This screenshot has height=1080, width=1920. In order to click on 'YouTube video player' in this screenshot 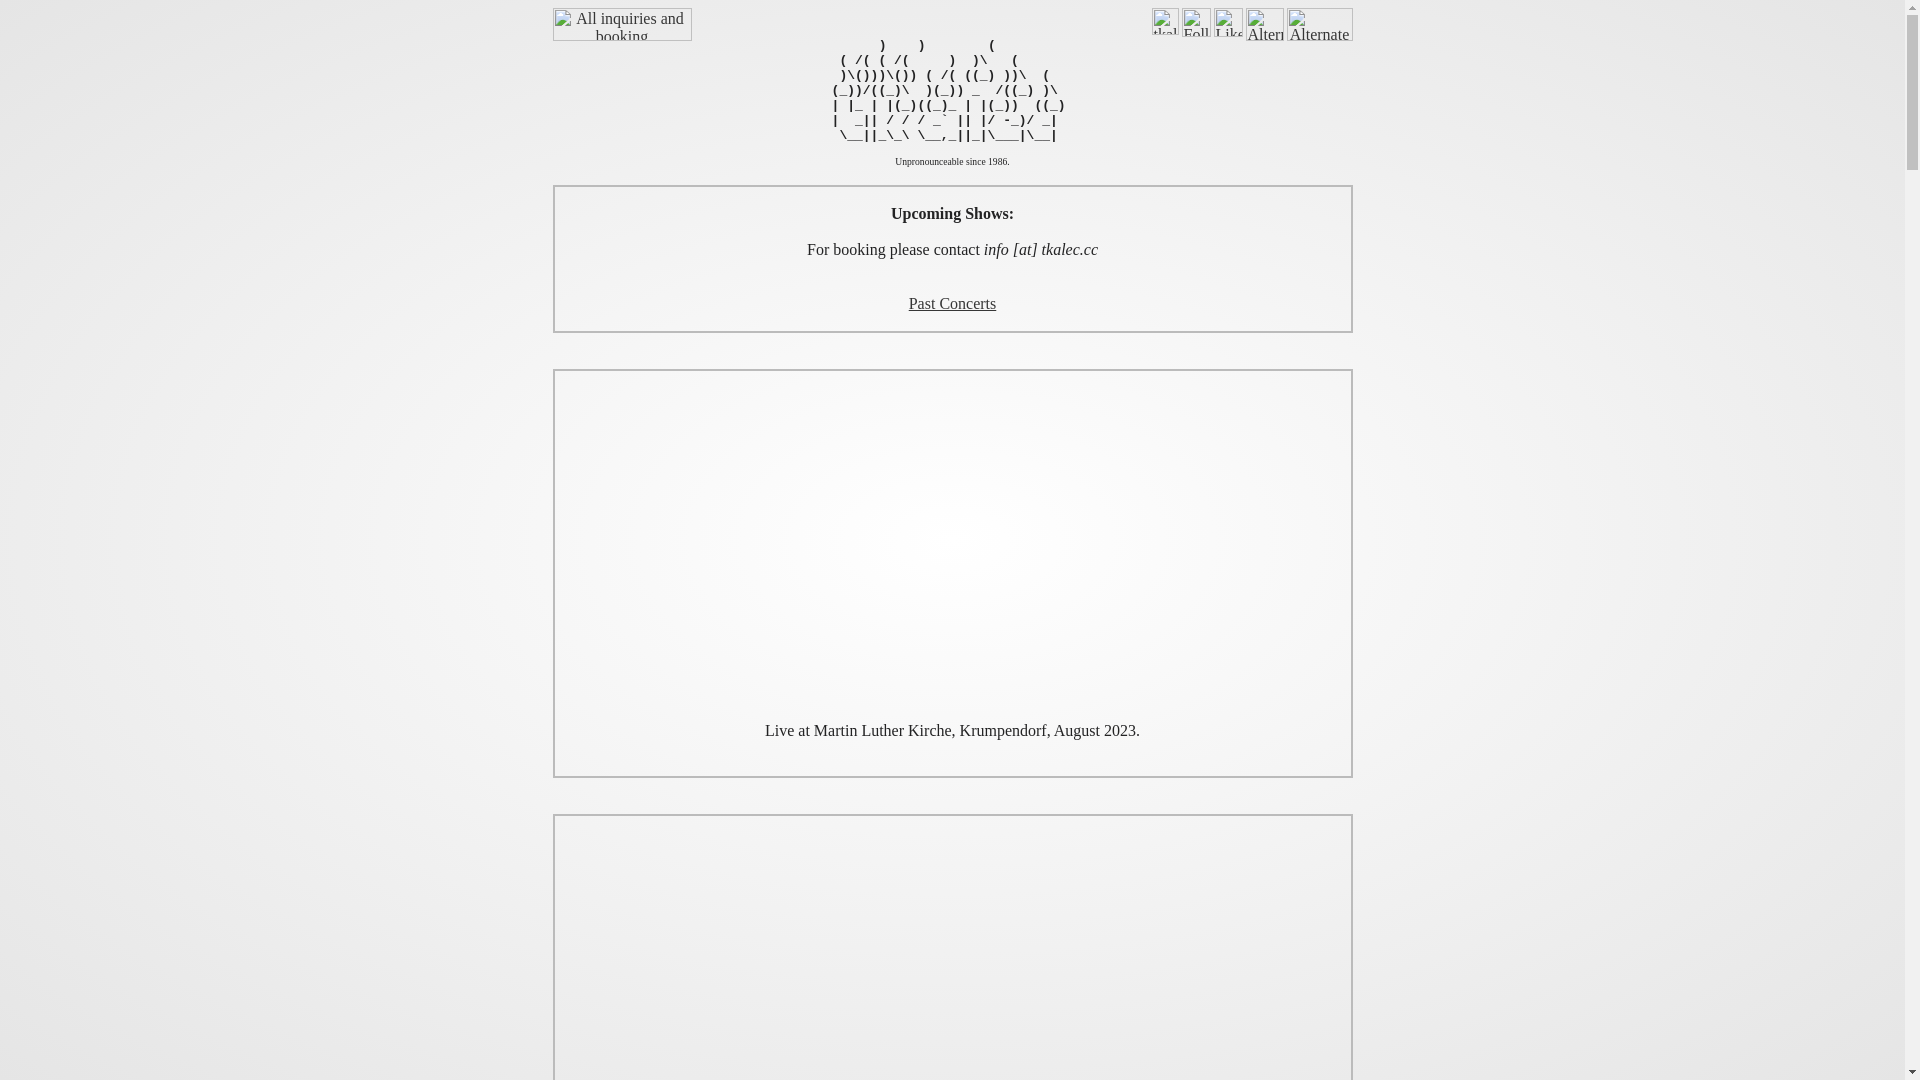, I will do `click(950, 546)`.